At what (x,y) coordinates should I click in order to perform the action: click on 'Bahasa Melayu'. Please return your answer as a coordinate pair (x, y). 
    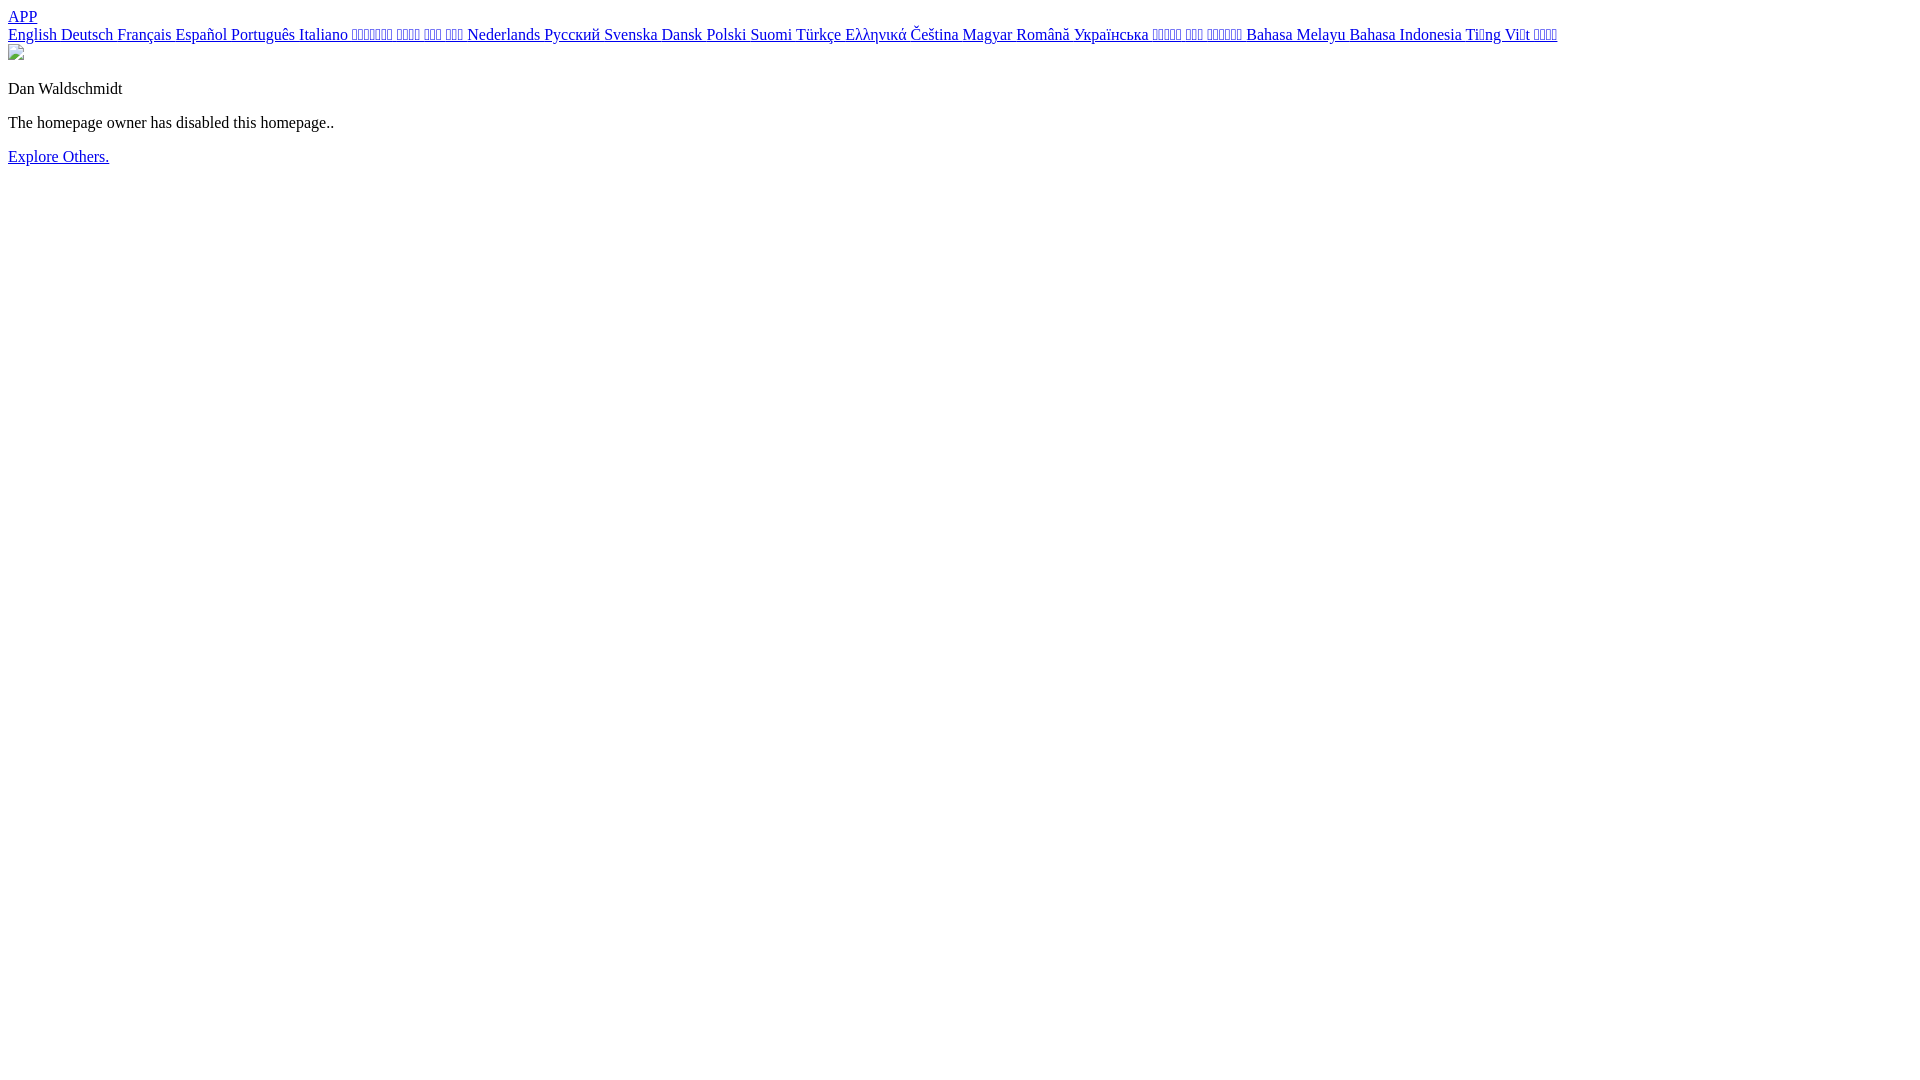
    Looking at the image, I should click on (1245, 34).